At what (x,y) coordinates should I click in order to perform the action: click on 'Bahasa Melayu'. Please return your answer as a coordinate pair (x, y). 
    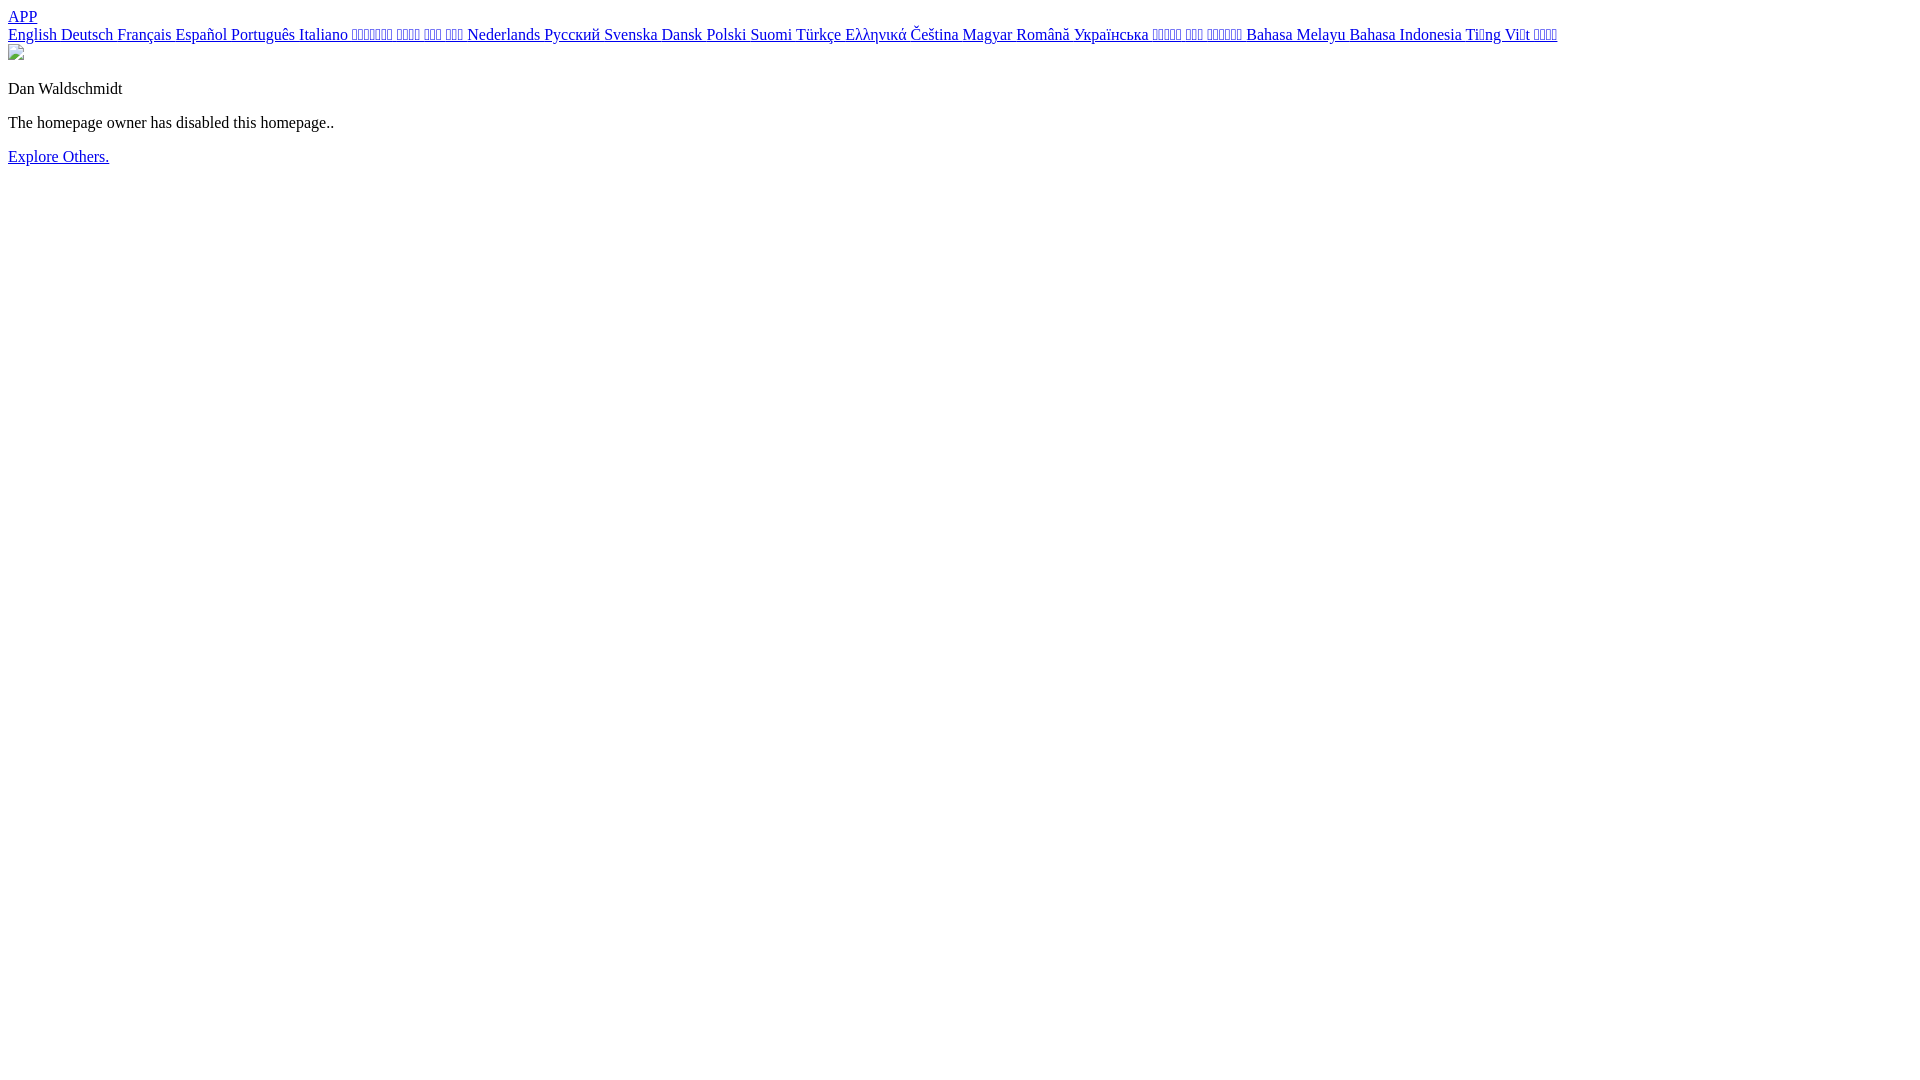
    Looking at the image, I should click on (1245, 34).